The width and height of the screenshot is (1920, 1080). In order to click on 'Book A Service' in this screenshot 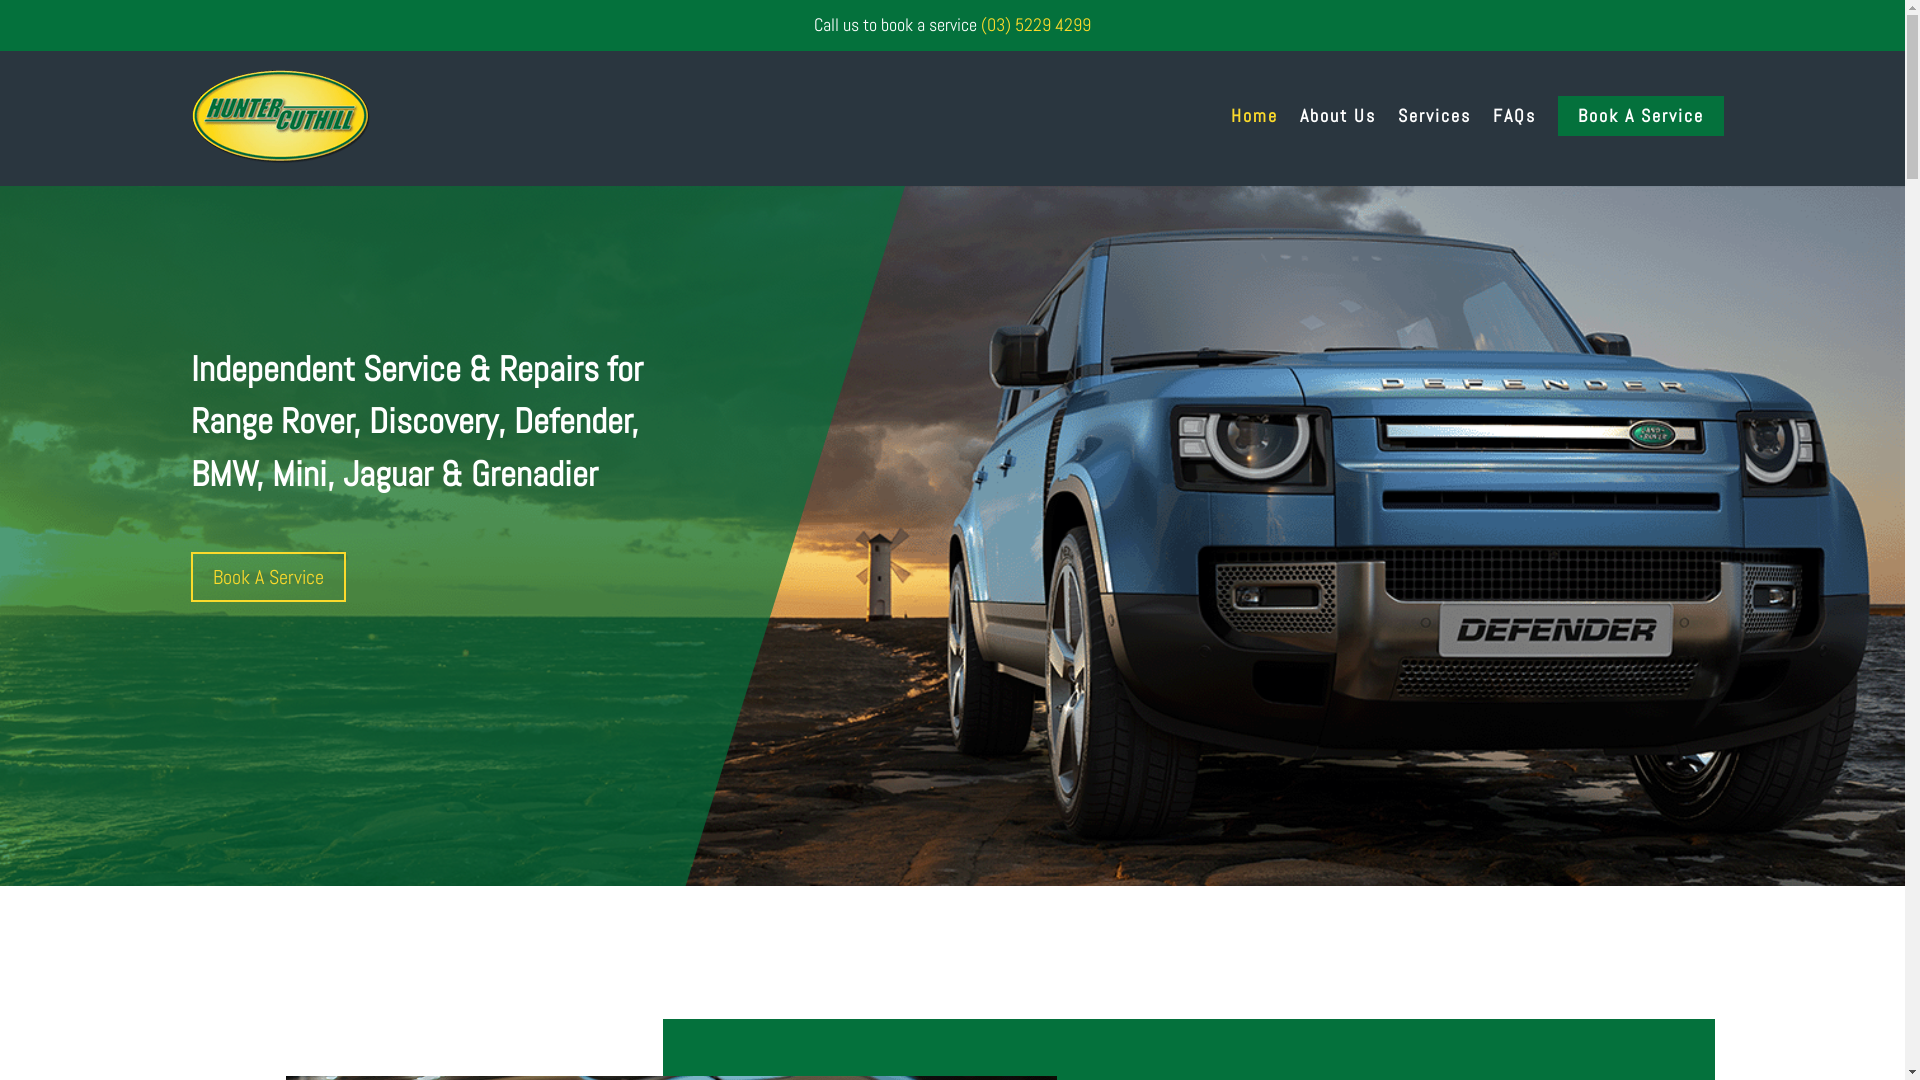, I will do `click(266, 577)`.